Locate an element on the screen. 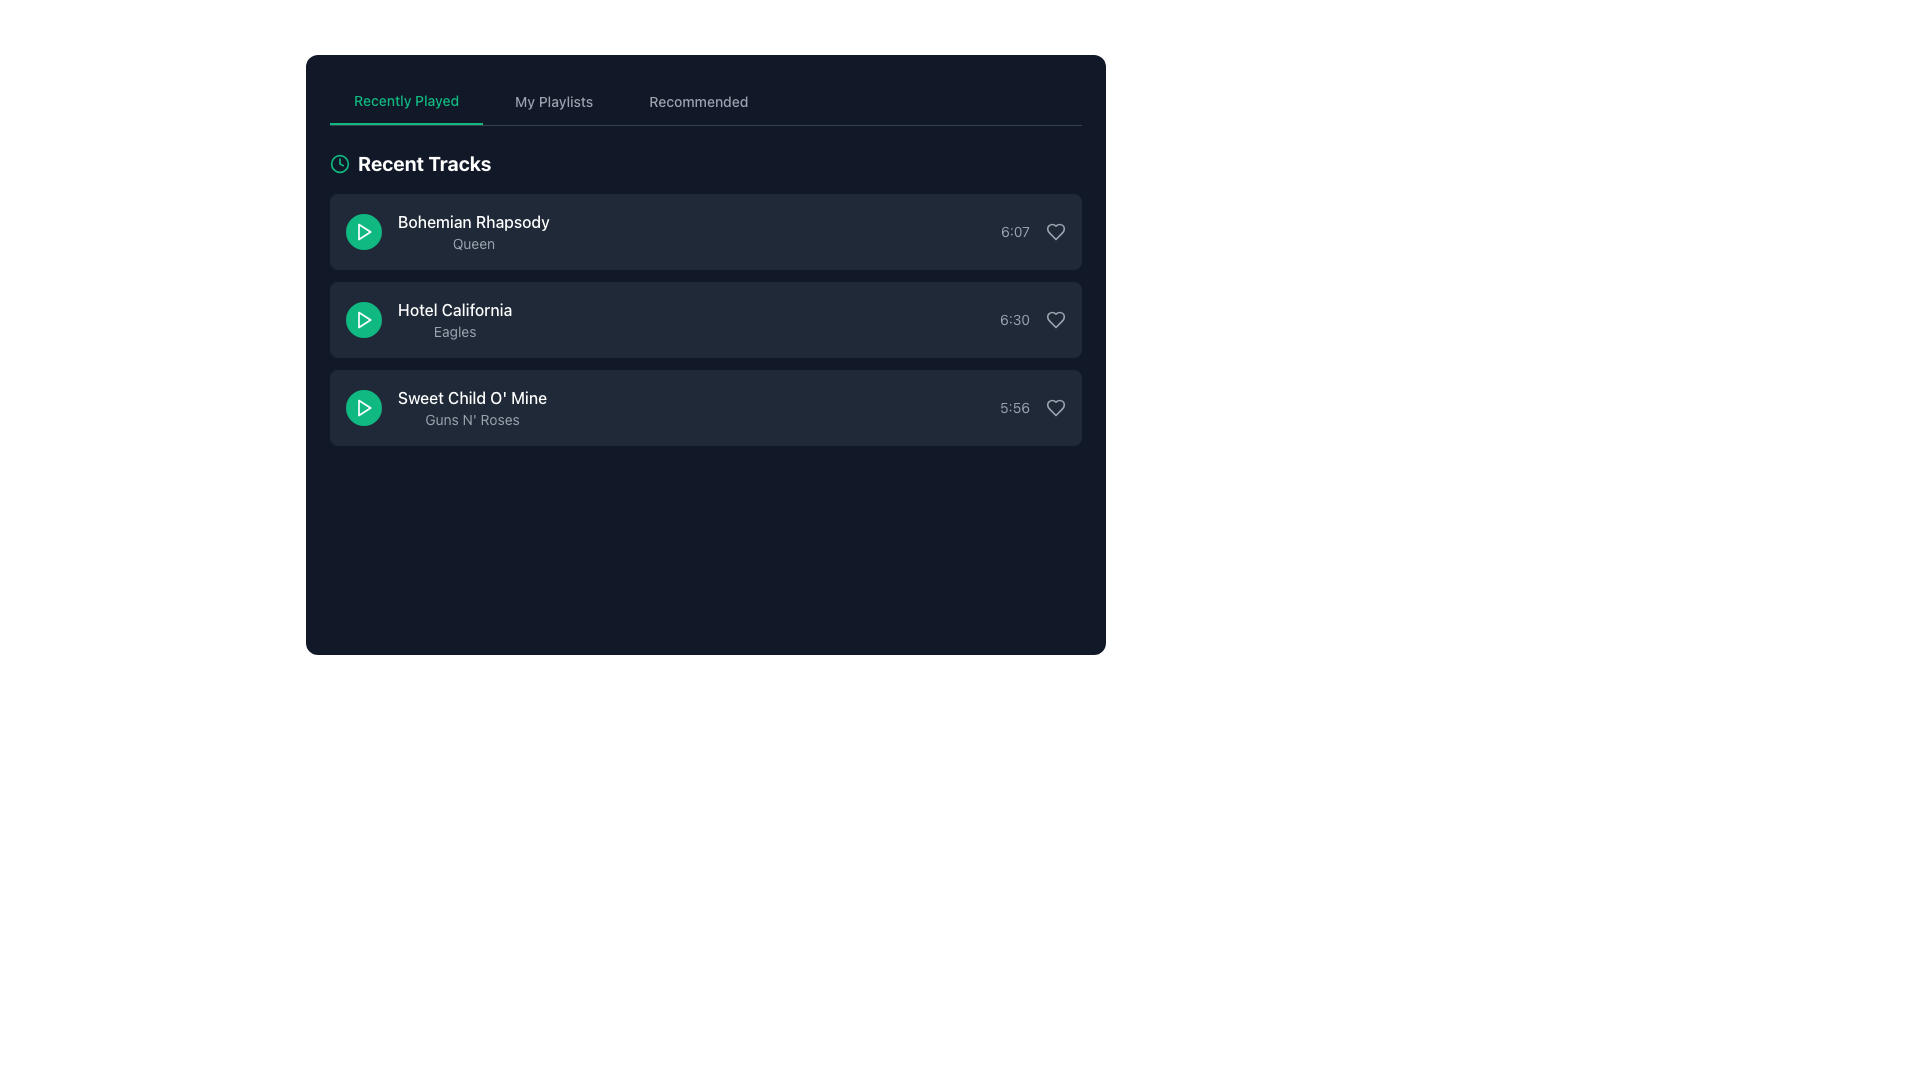 This screenshot has height=1080, width=1920. the text label displaying the duration of the track 'Bohemian Rhapsody' by Queen, located in the 'Recent Tracks' section, to the left of the heart icon is located at coordinates (1033, 230).